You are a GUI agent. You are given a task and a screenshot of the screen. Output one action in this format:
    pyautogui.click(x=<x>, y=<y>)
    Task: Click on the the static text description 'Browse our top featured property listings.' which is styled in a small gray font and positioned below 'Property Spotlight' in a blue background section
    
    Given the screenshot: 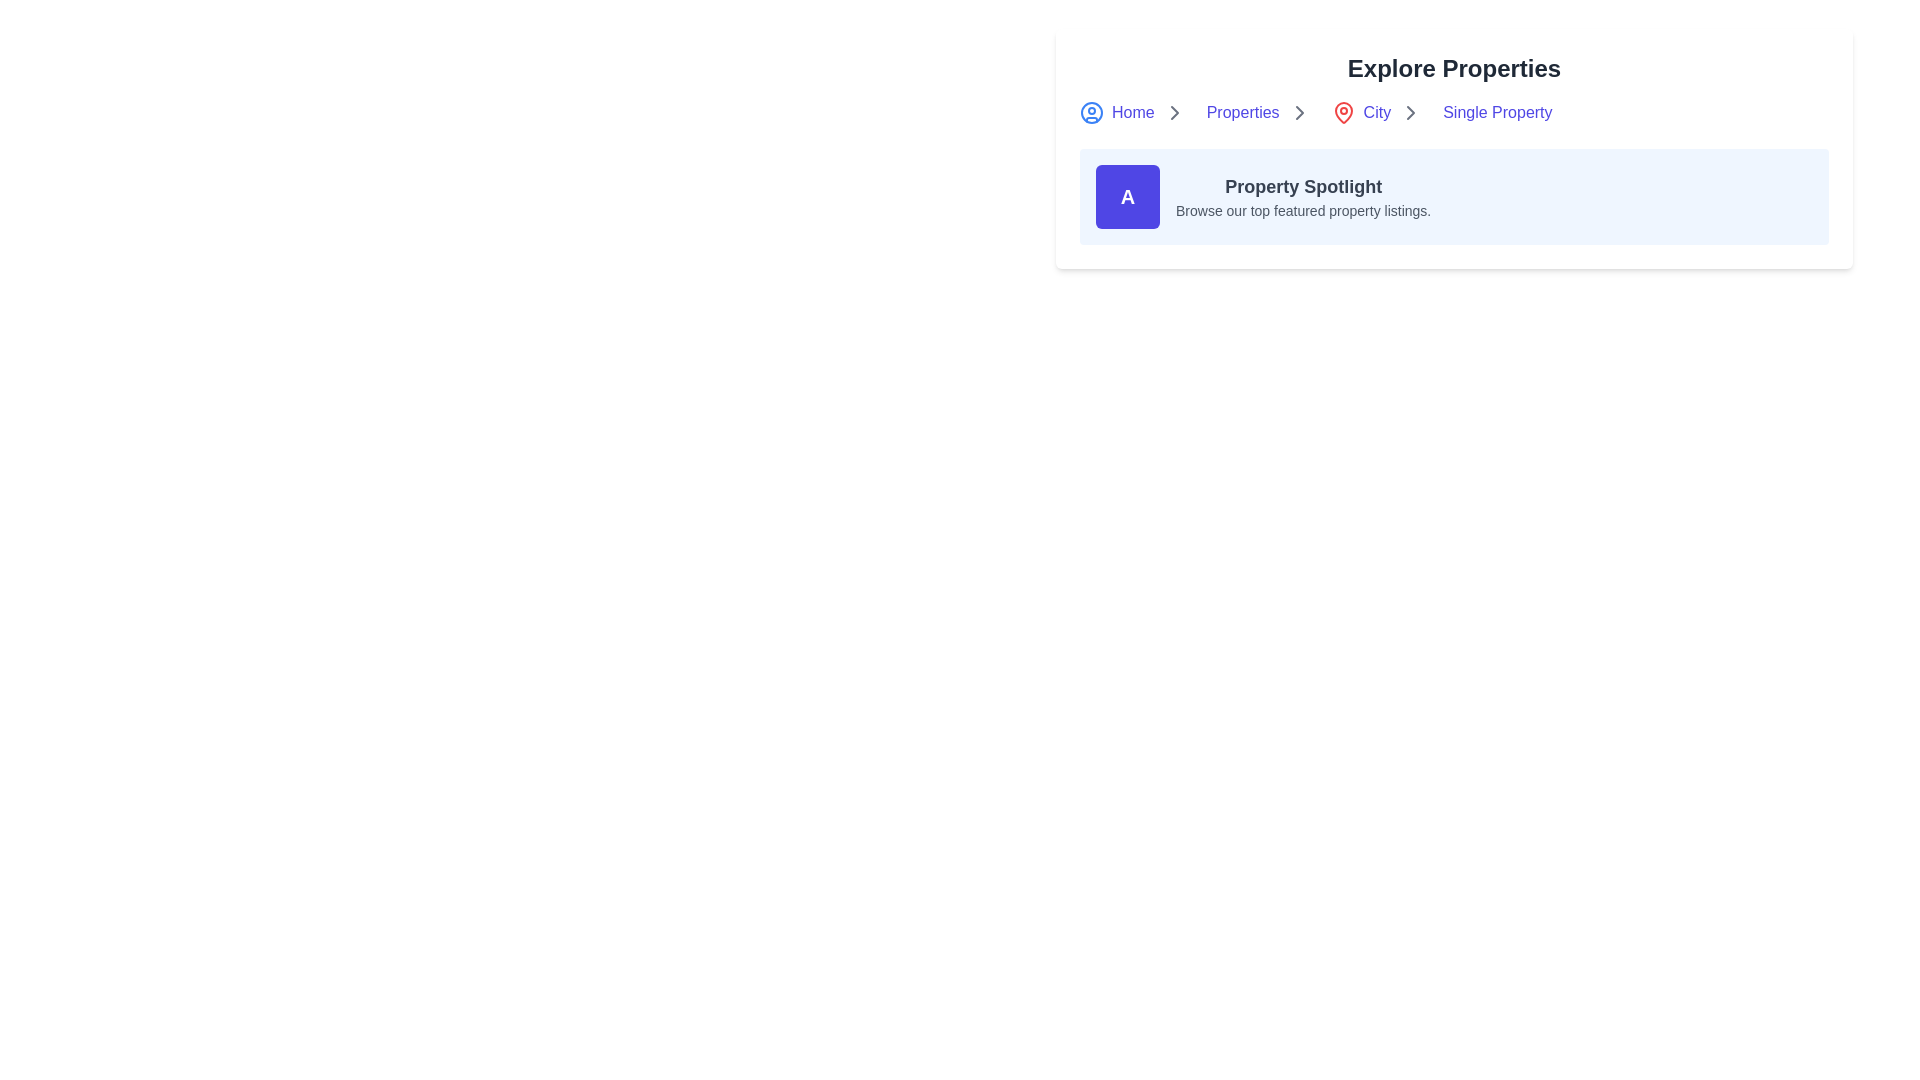 What is the action you would take?
    pyautogui.click(x=1303, y=211)
    